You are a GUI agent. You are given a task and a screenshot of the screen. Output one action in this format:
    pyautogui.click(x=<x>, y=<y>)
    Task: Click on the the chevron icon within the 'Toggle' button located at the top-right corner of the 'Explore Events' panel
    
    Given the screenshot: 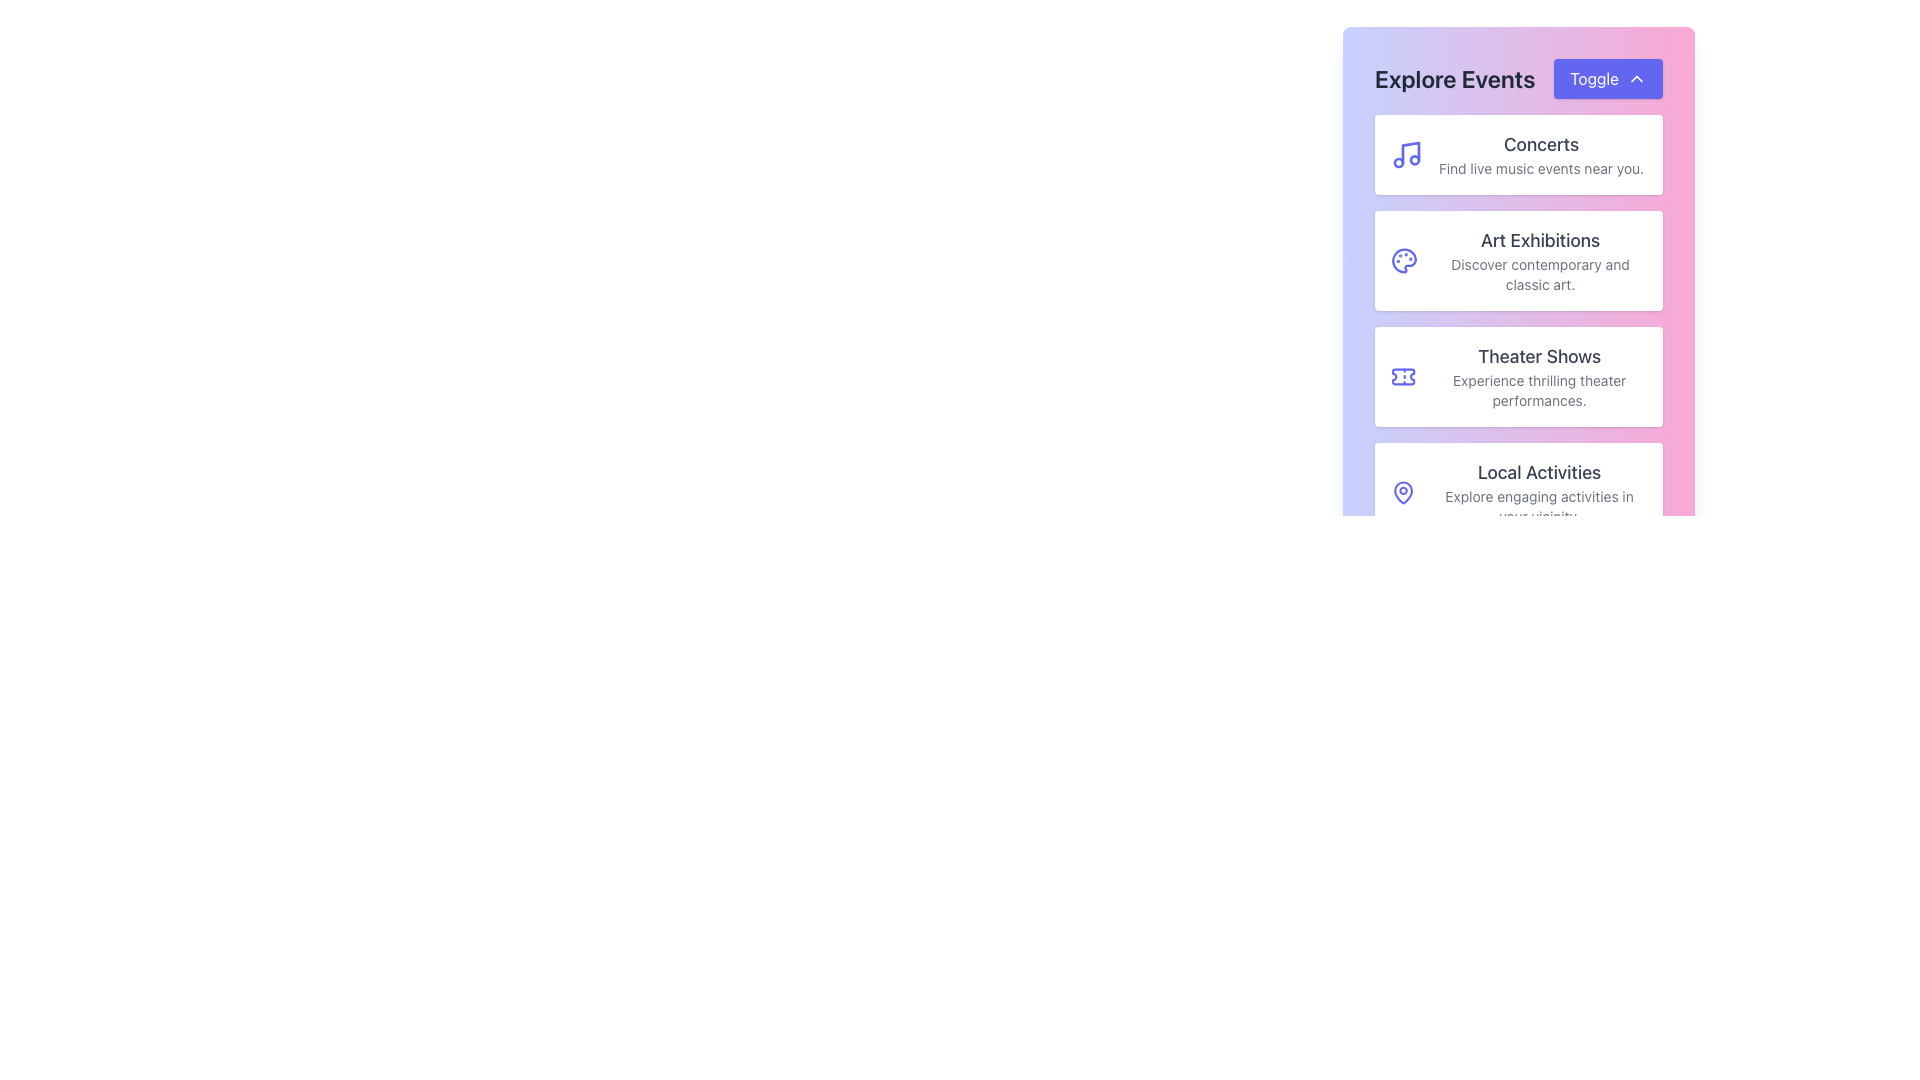 What is the action you would take?
    pyautogui.click(x=1636, y=77)
    